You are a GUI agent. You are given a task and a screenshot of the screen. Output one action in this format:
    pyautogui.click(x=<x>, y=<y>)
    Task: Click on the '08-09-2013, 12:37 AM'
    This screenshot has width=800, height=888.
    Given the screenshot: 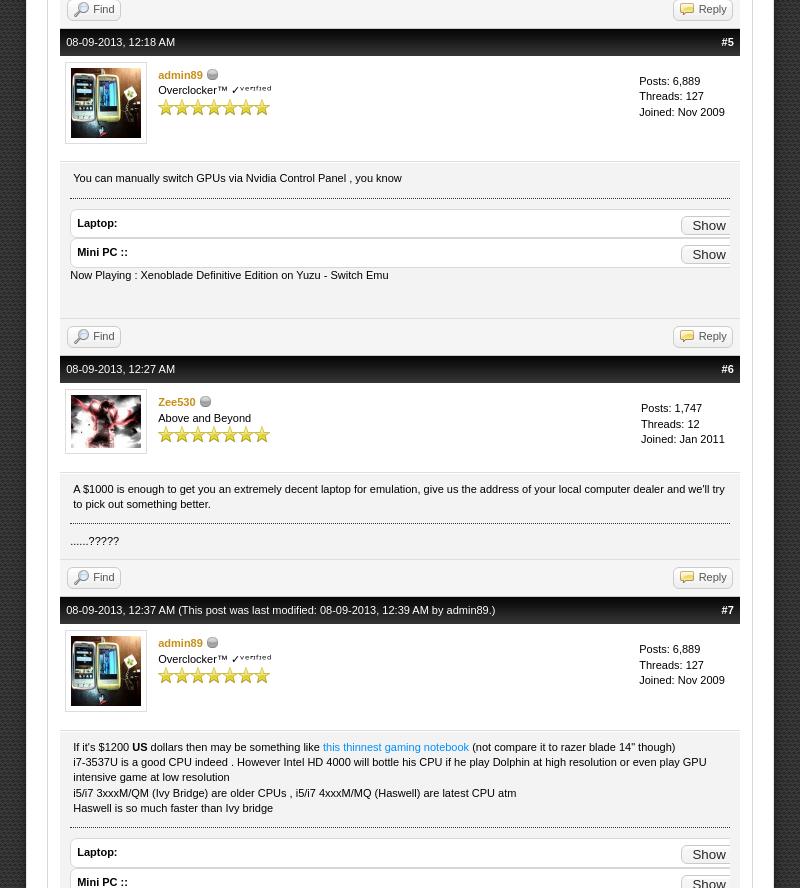 What is the action you would take?
    pyautogui.click(x=121, y=608)
    